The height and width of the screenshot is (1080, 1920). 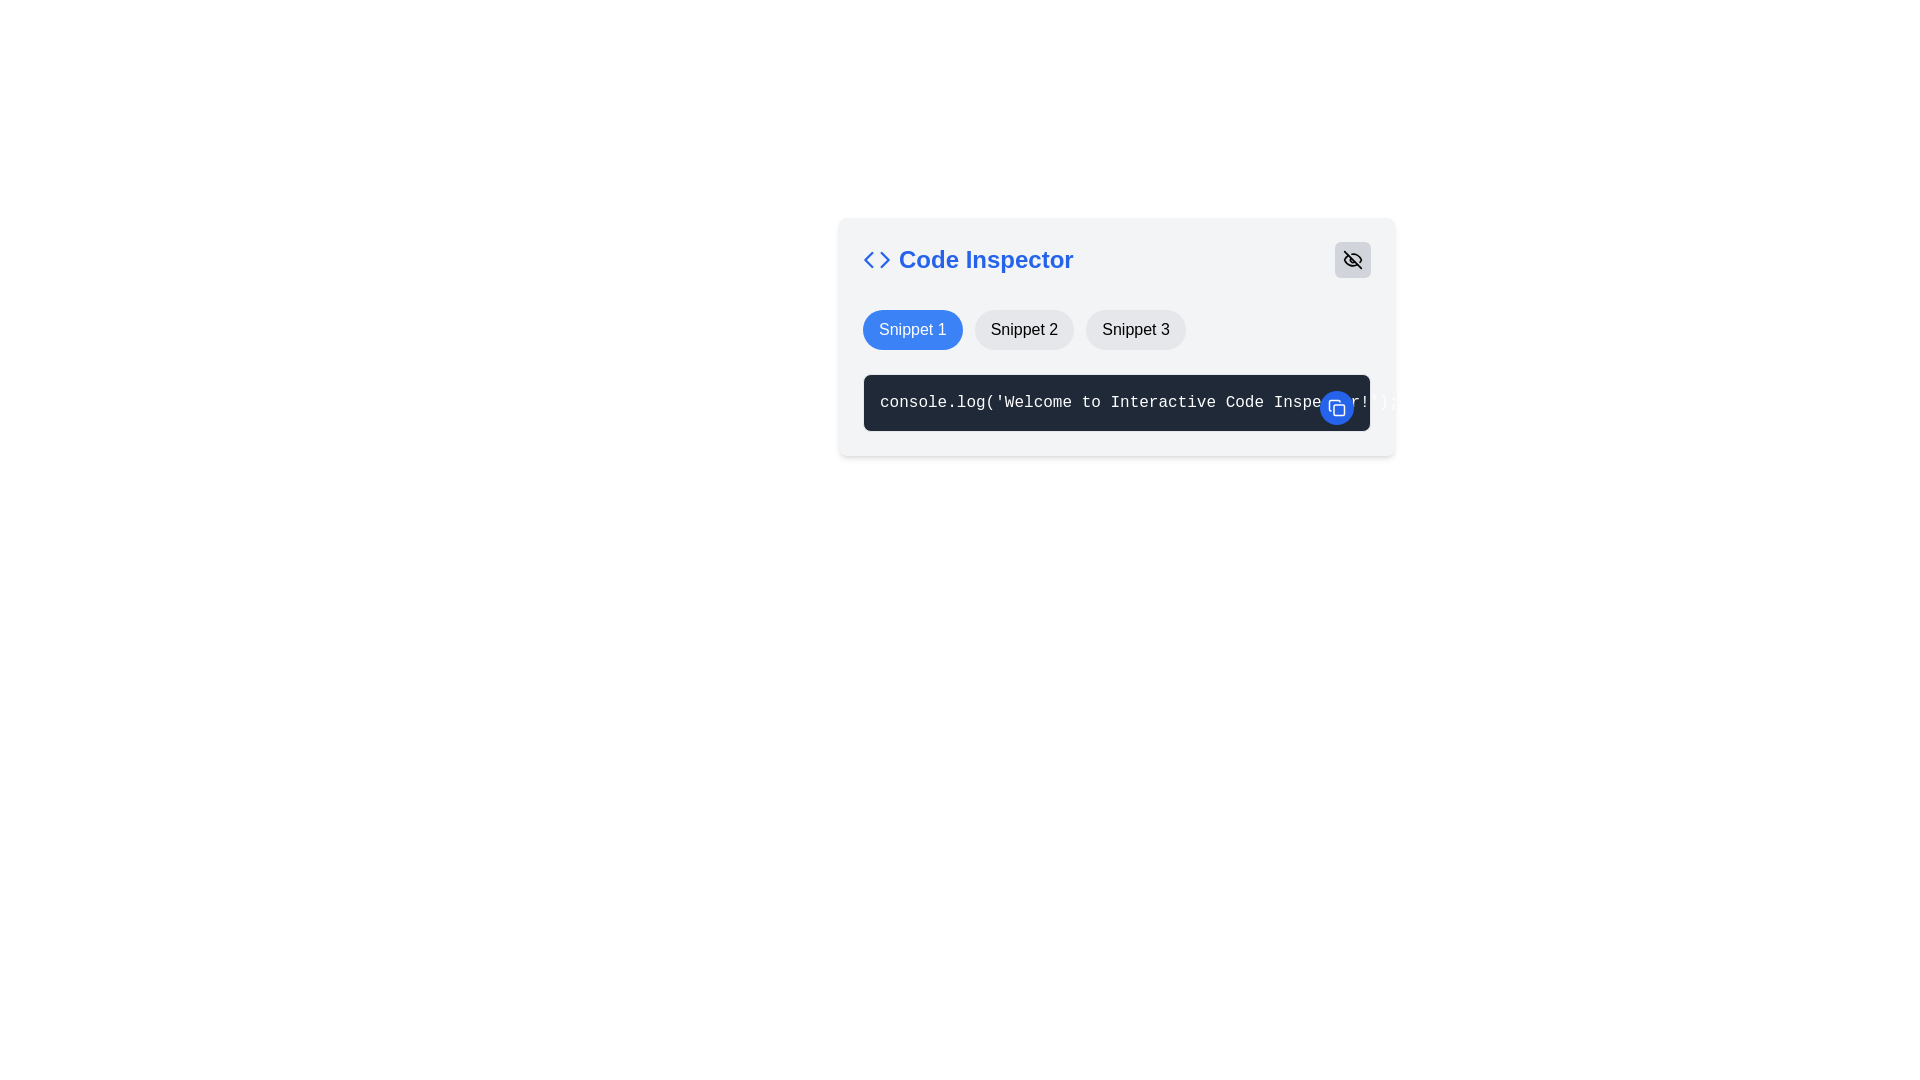 What do you see at coordinates (1337, 407) in the screenshot?
I see `the copy icon located in the circular blue button at the top-right corner of the code snippet viewer to initiate the copy action` at bounding box center [1337, 407].